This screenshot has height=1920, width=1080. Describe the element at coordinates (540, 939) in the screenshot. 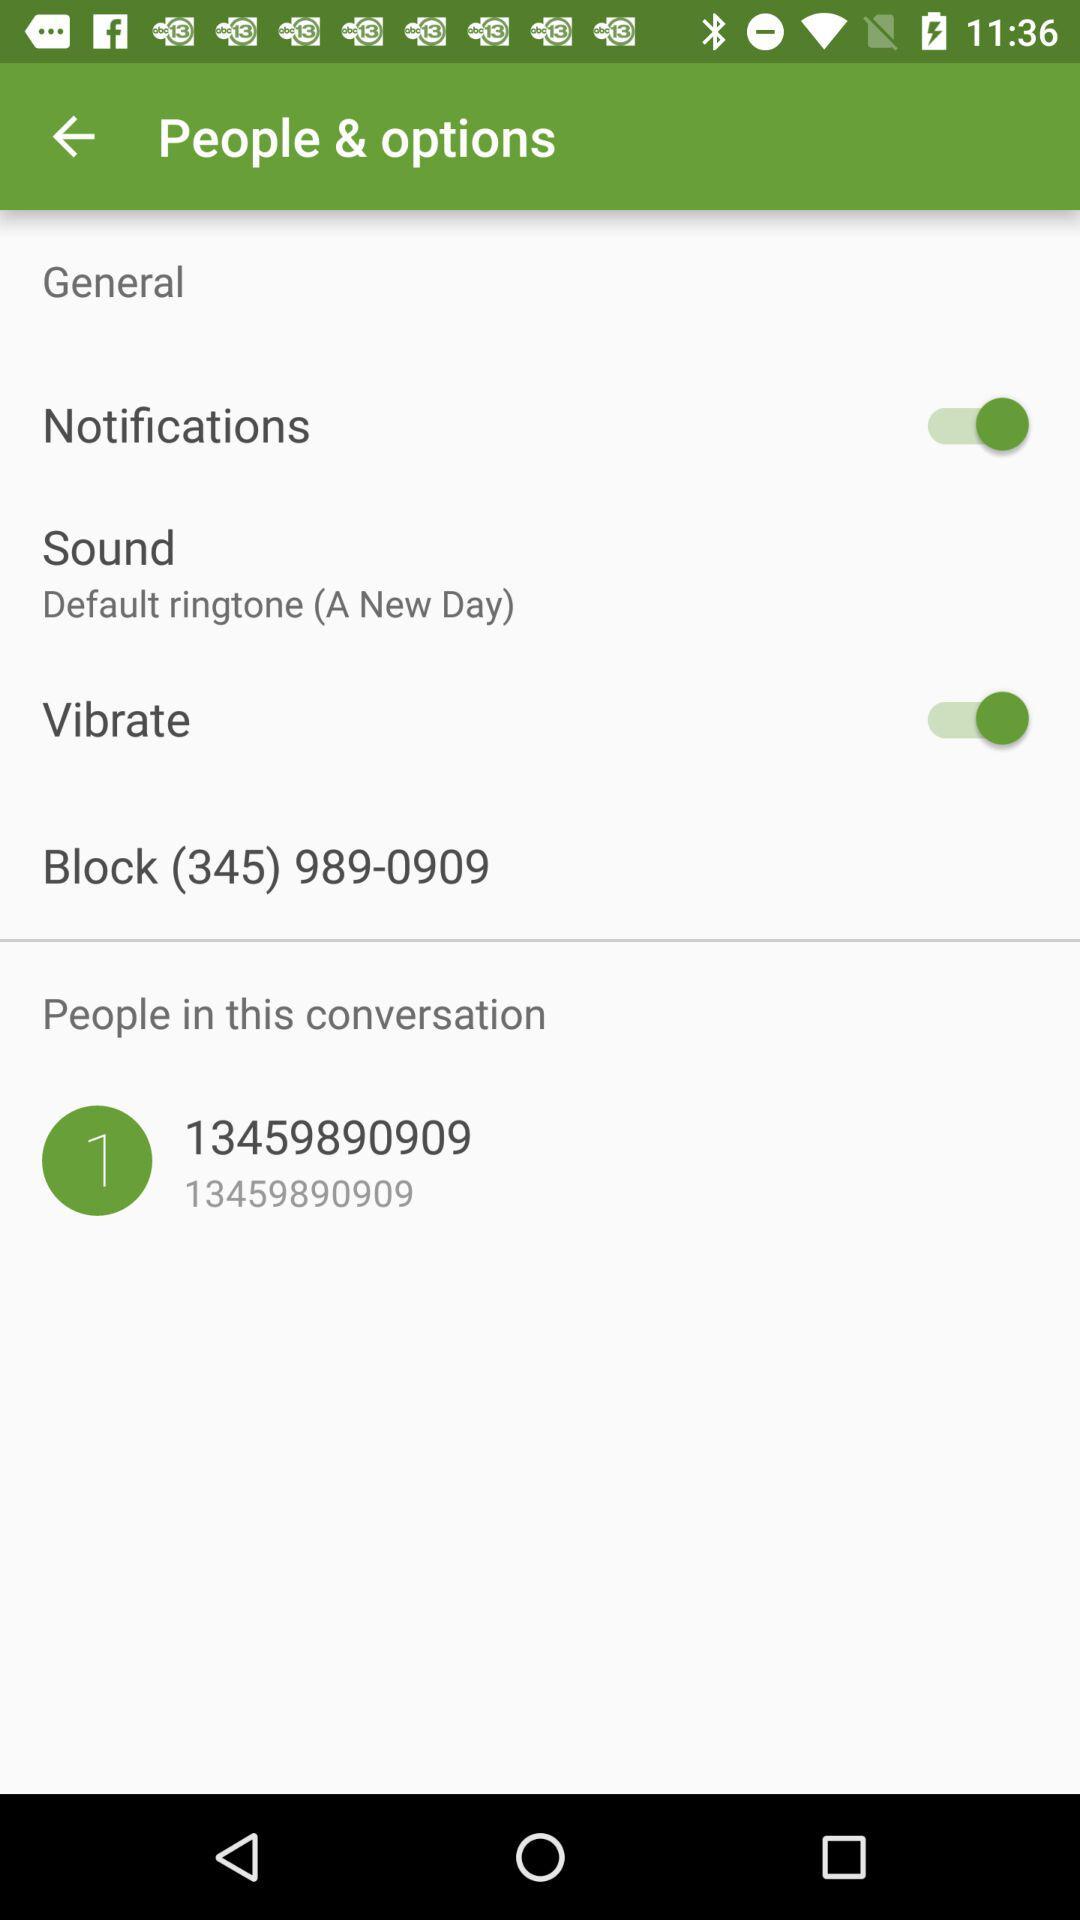

I see `the icon above people in this item` at that location.